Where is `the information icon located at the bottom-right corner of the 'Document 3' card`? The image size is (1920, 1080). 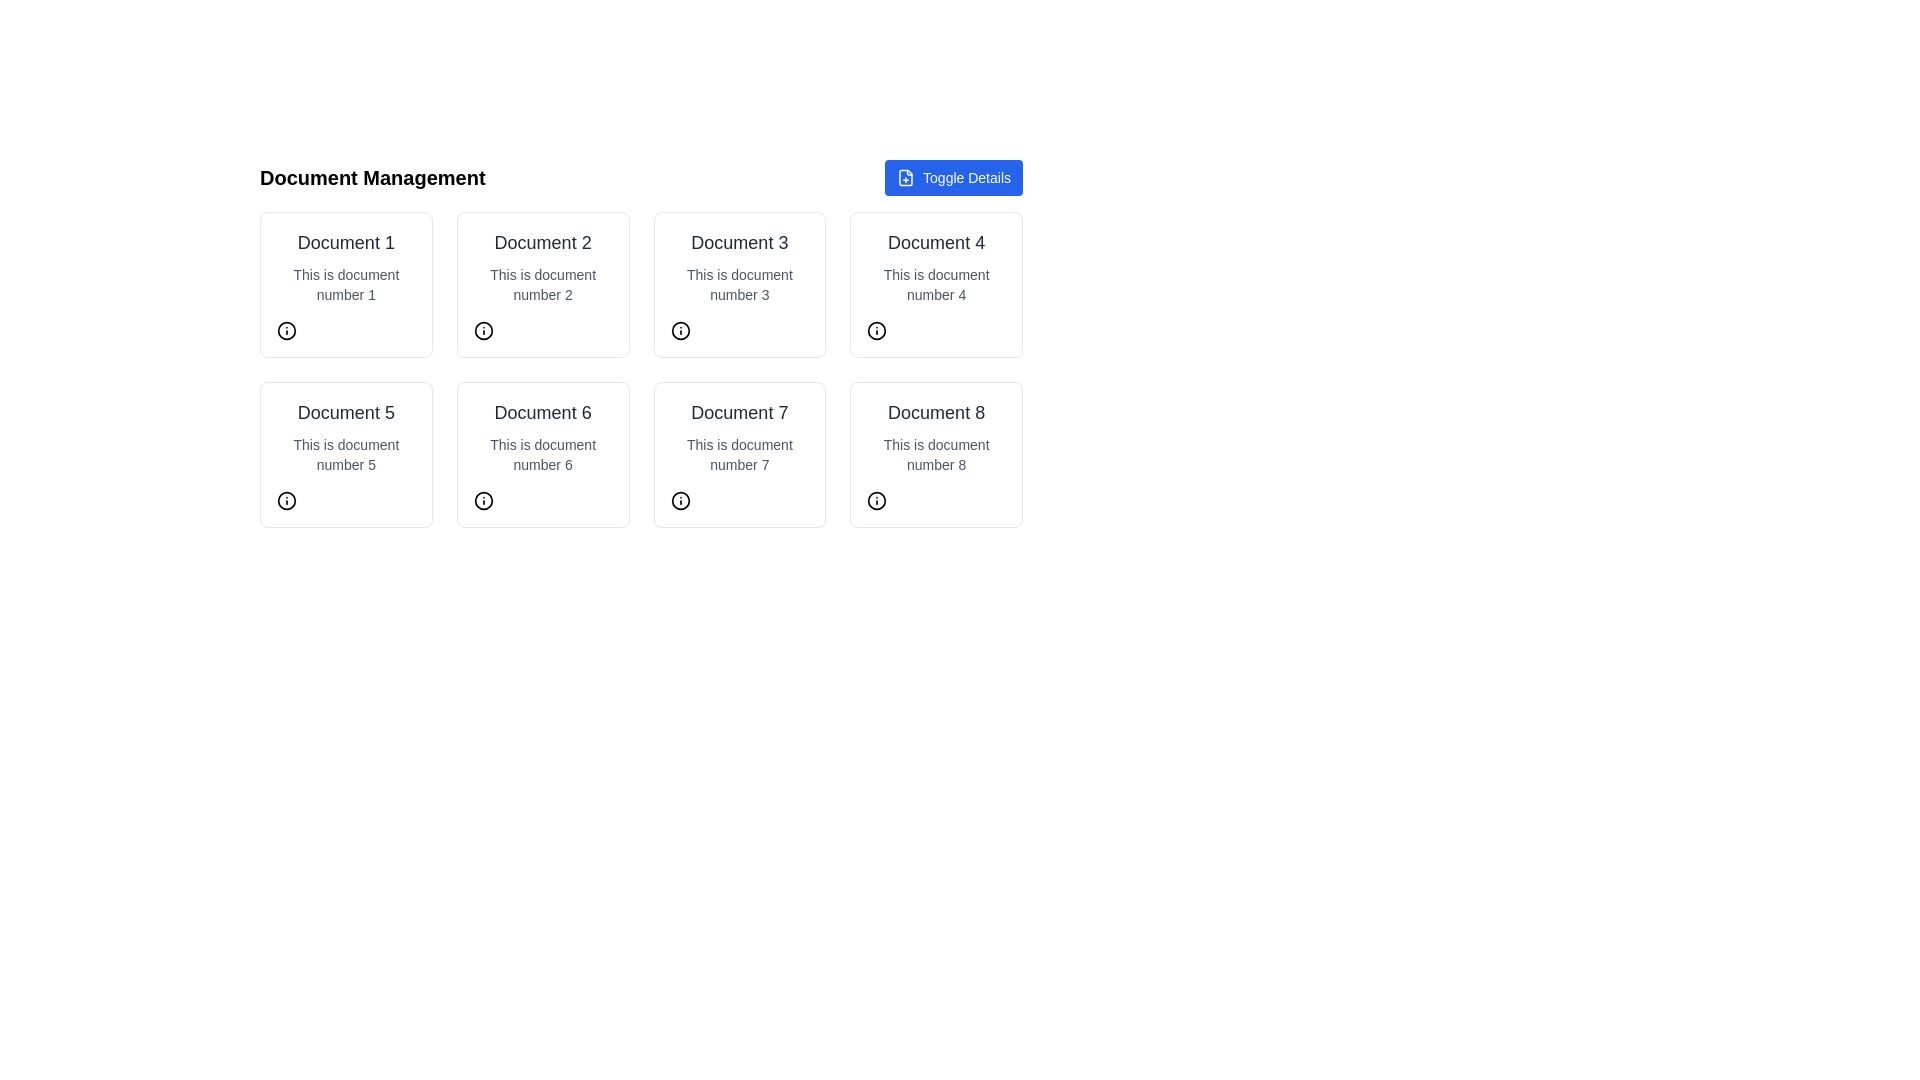
the information icon located at the bottom-right corner of the 'Document 3' card is located at coordinates (680, 330).